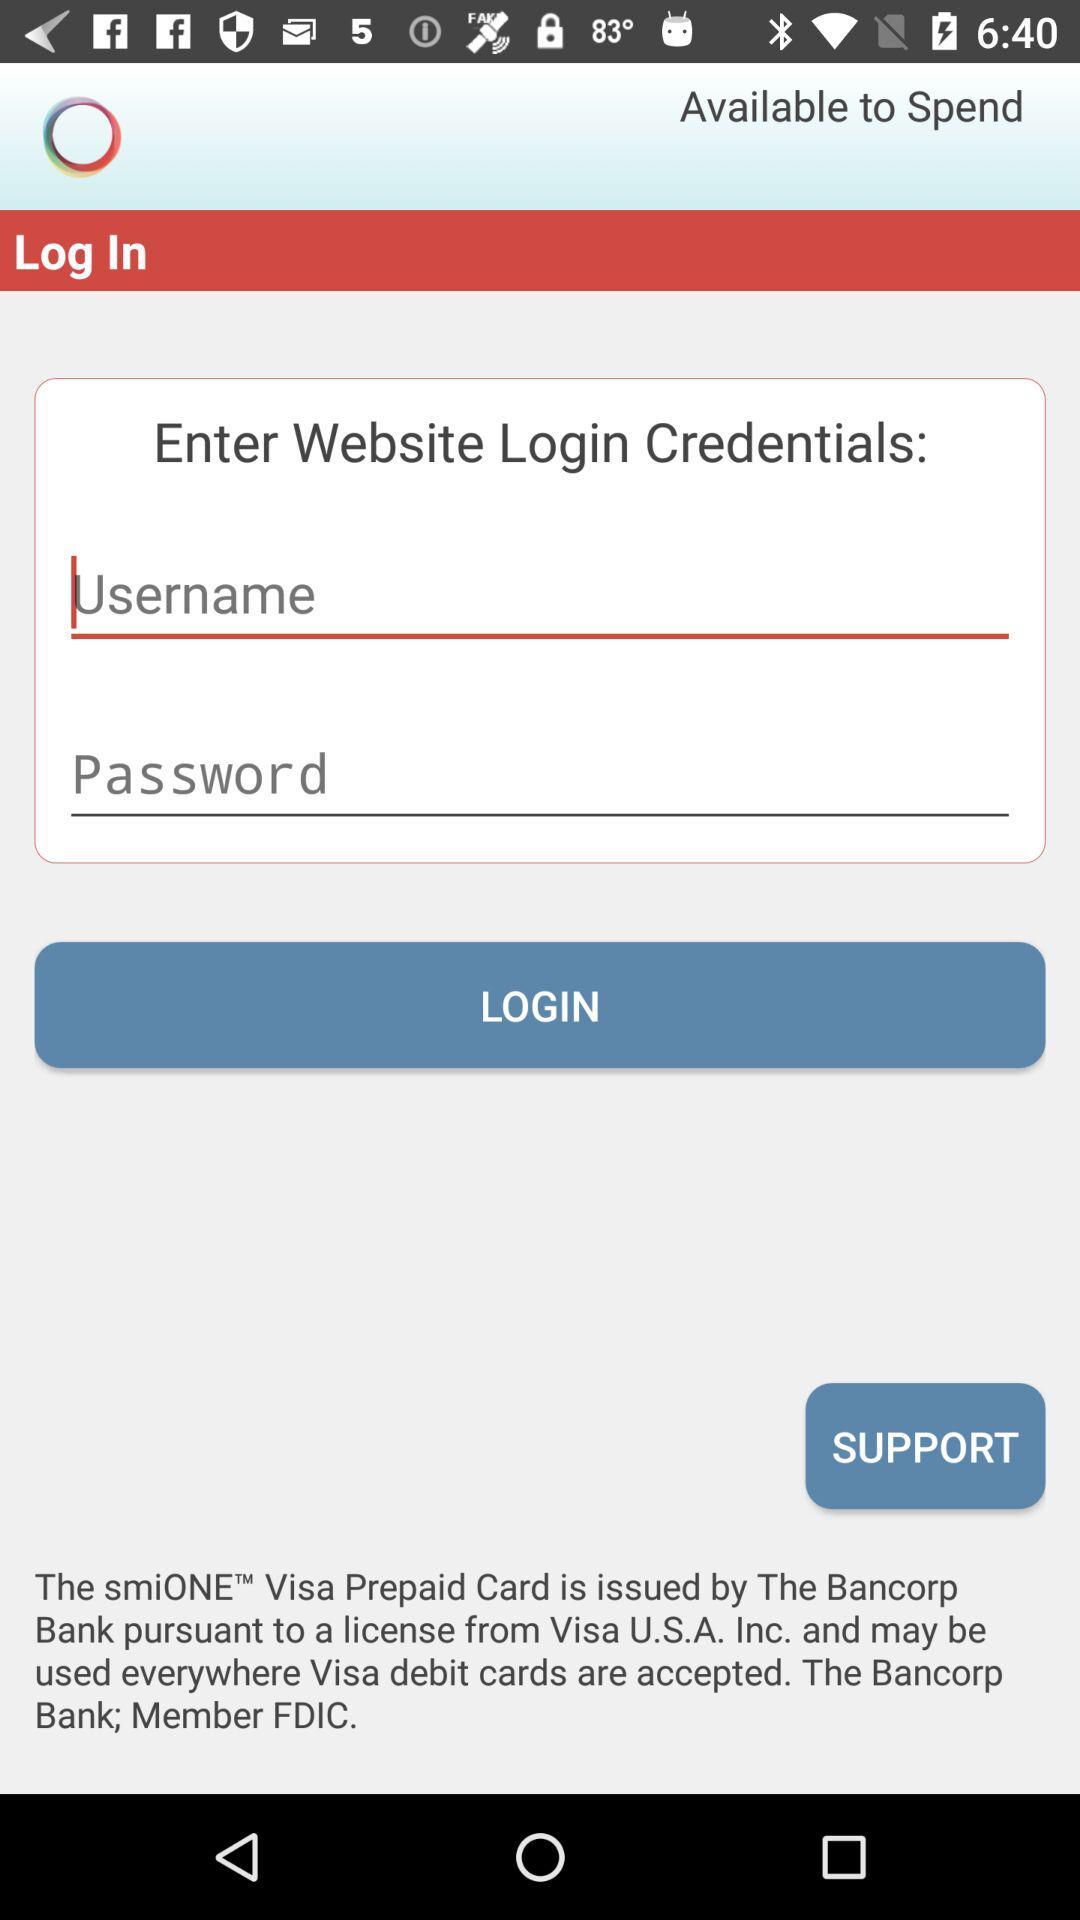 This screenshot has width=1080, height=1920. I want to click on item above the login item, so click(540, 772).